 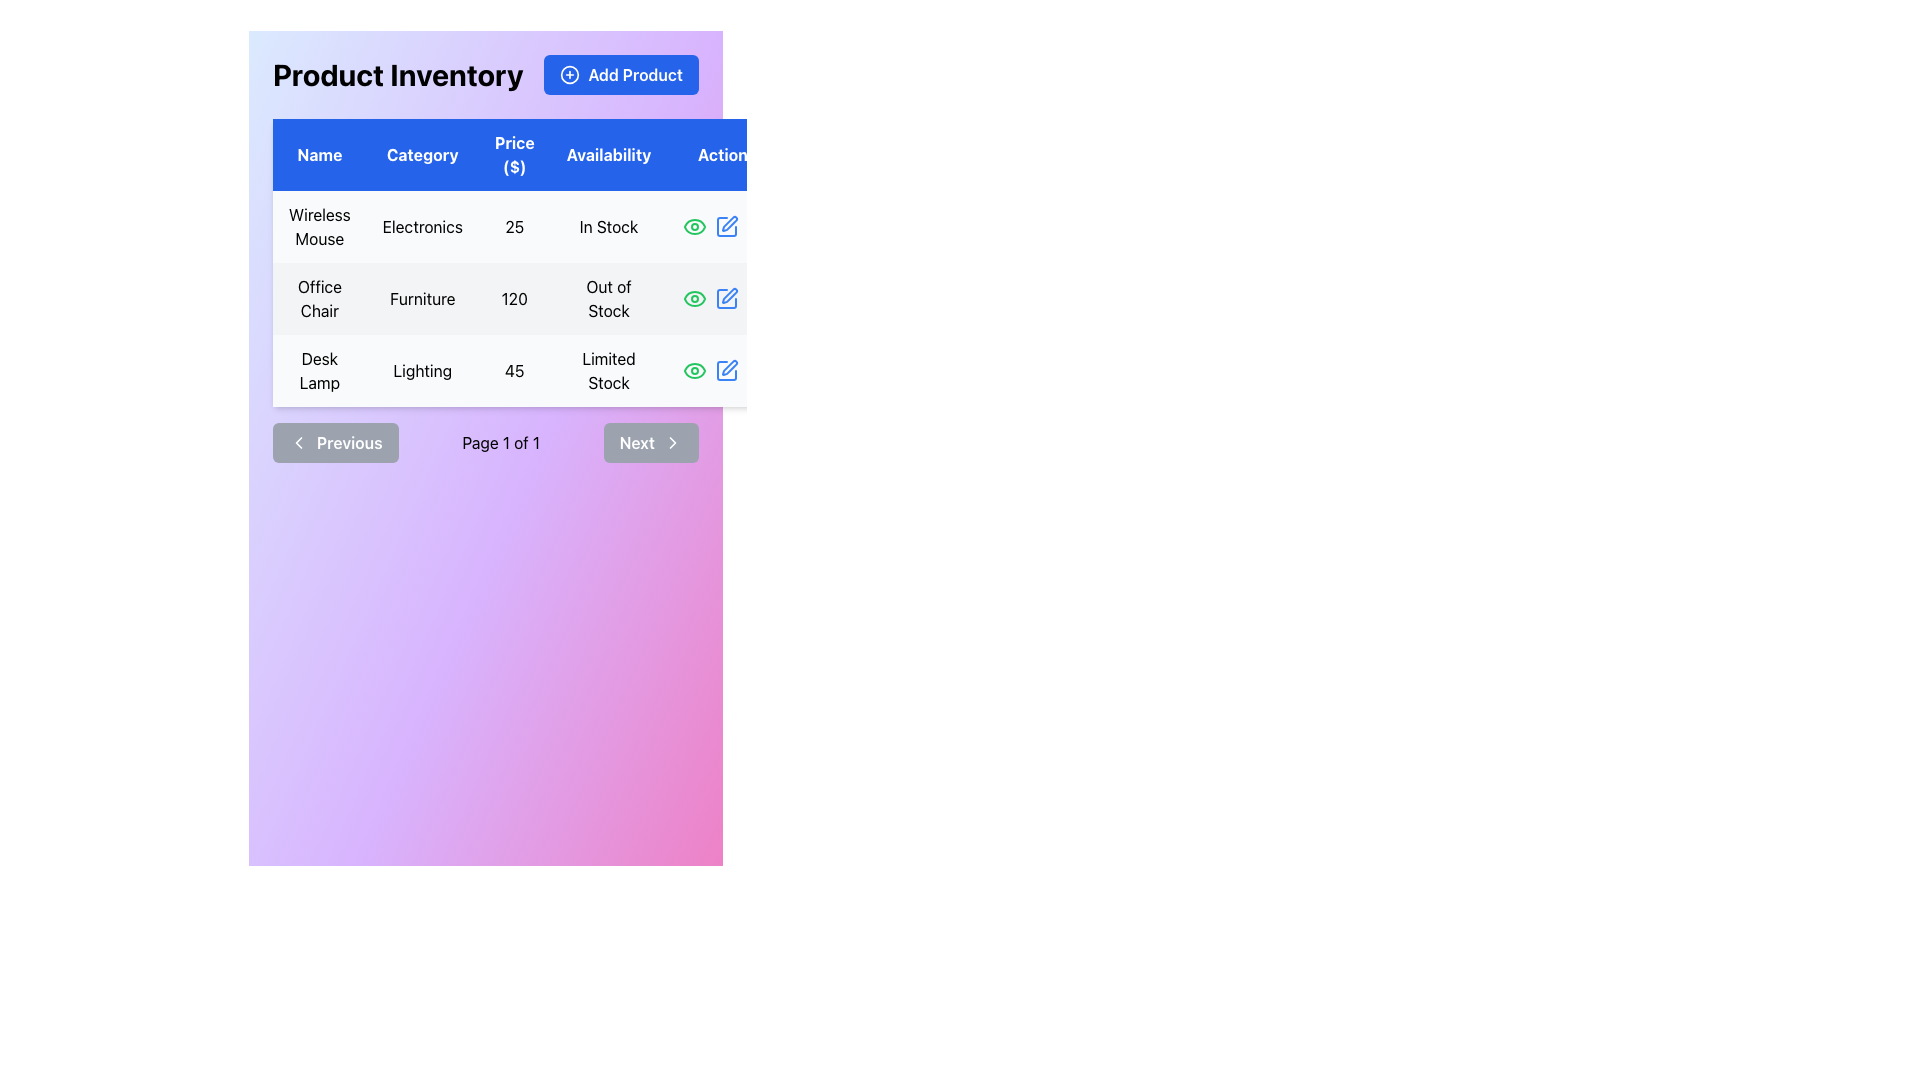 I want to click on the blue-colored button resembling a pen icon in the 'Actions' column of the first row, so click(x=726, y=226).